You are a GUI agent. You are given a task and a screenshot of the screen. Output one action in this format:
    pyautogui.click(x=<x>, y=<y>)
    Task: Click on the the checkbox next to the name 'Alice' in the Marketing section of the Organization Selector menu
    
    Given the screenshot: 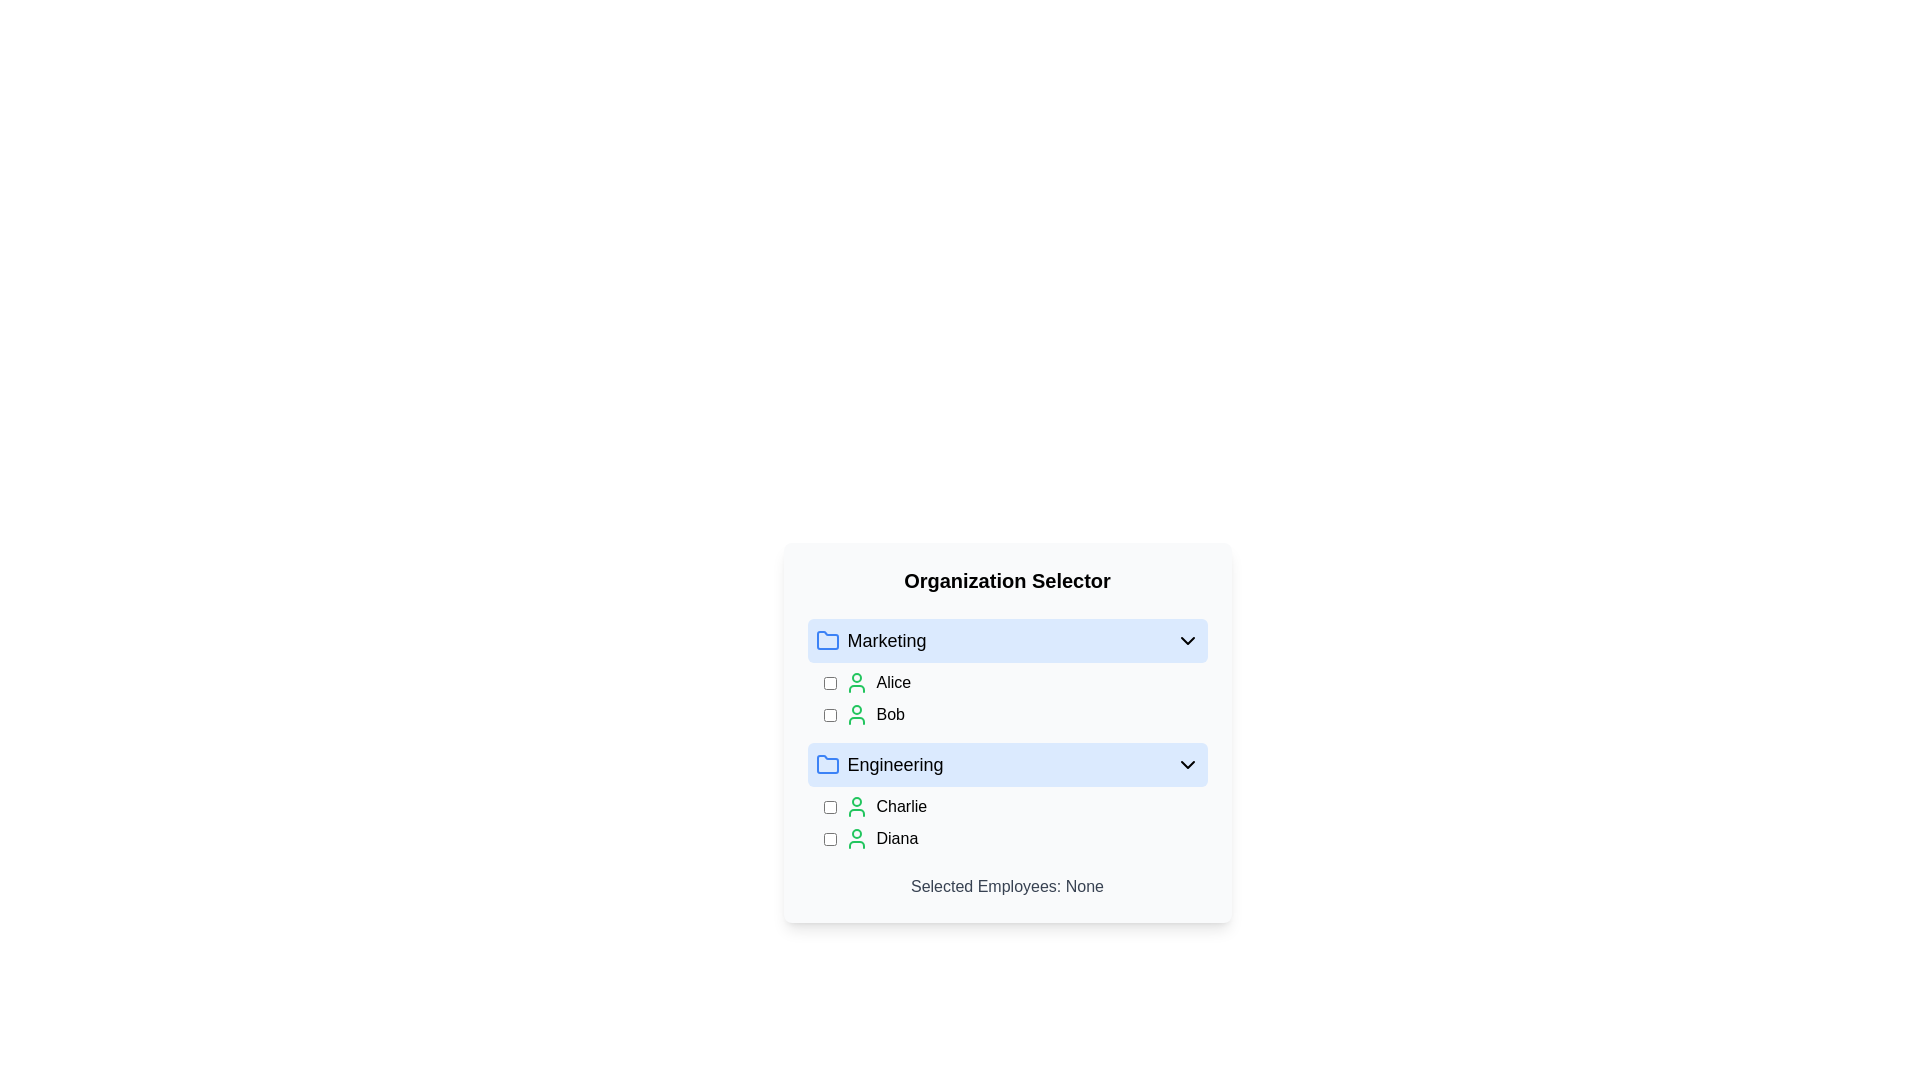 What is the action you would take?
    pyautogui.click(x=1007, y=697)
    